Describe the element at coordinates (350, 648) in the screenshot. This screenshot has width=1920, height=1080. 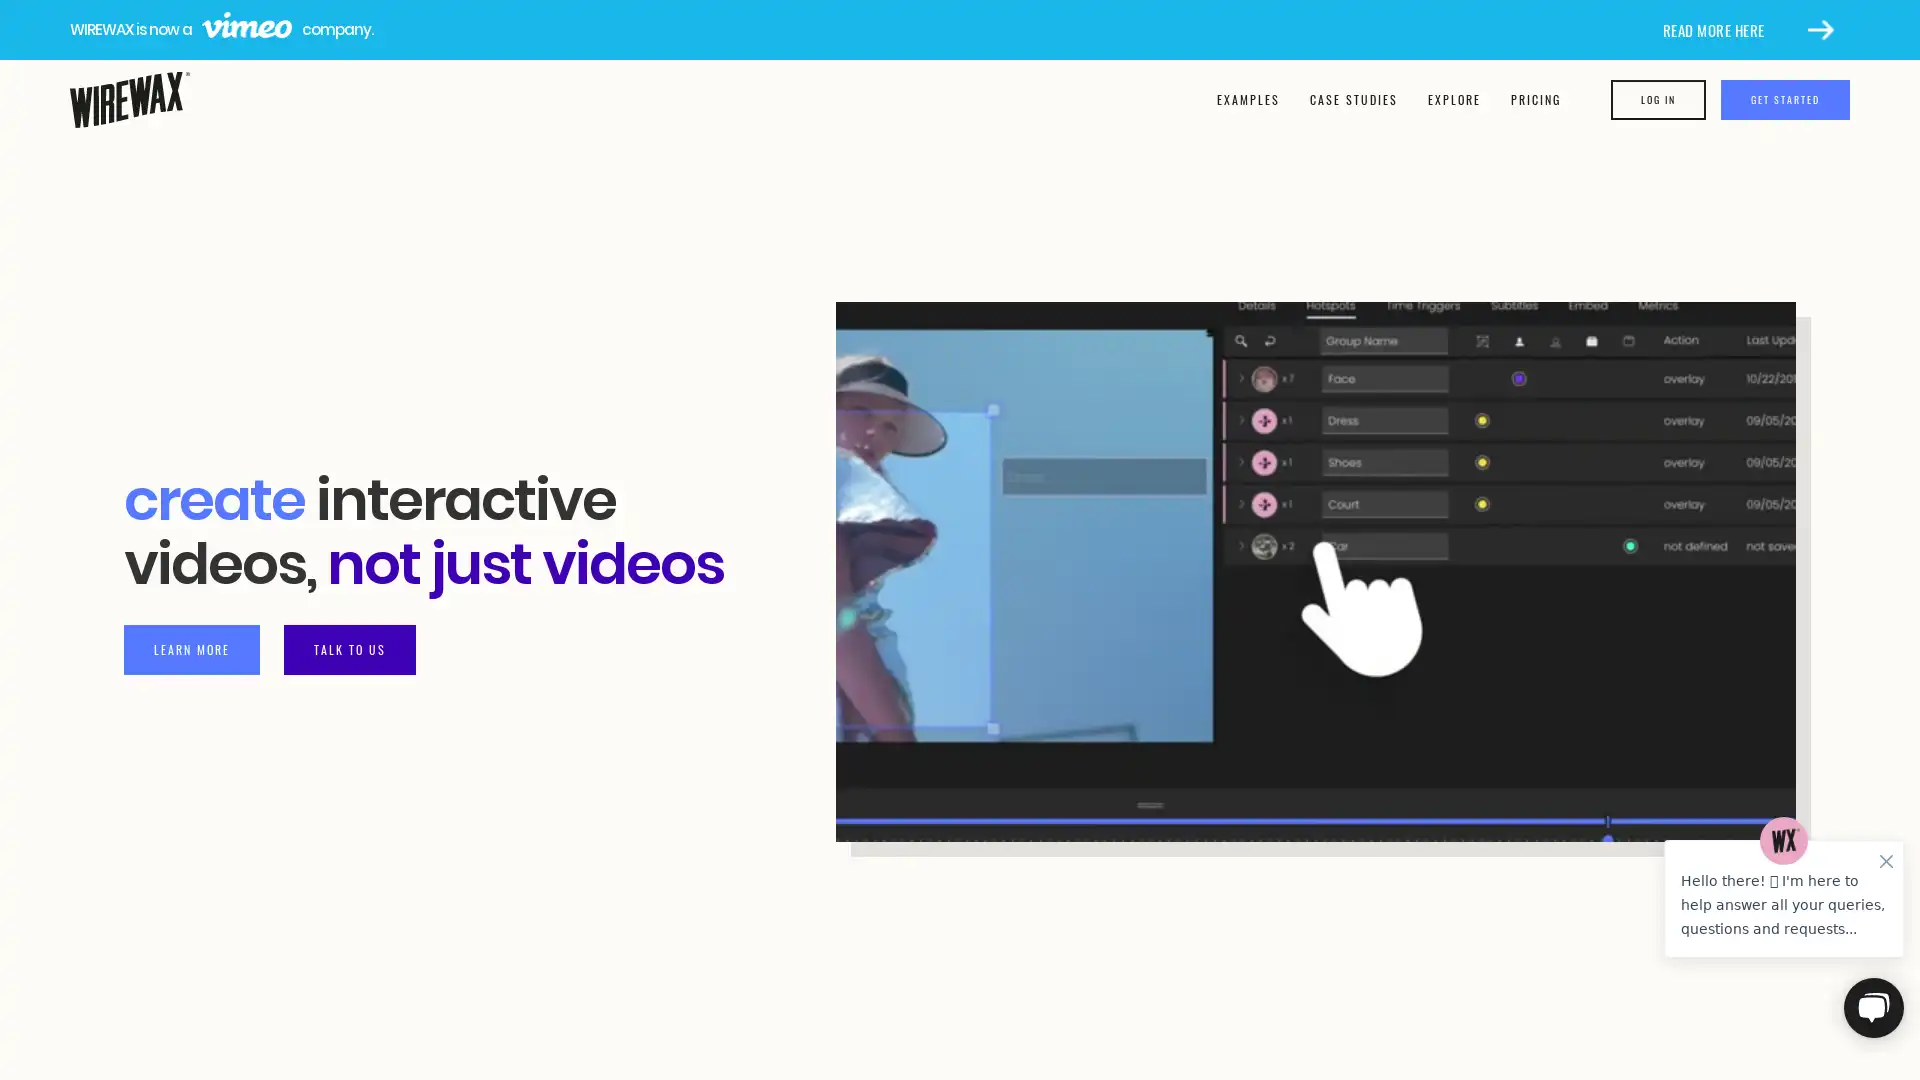
I see `TALK TO US` at that location.